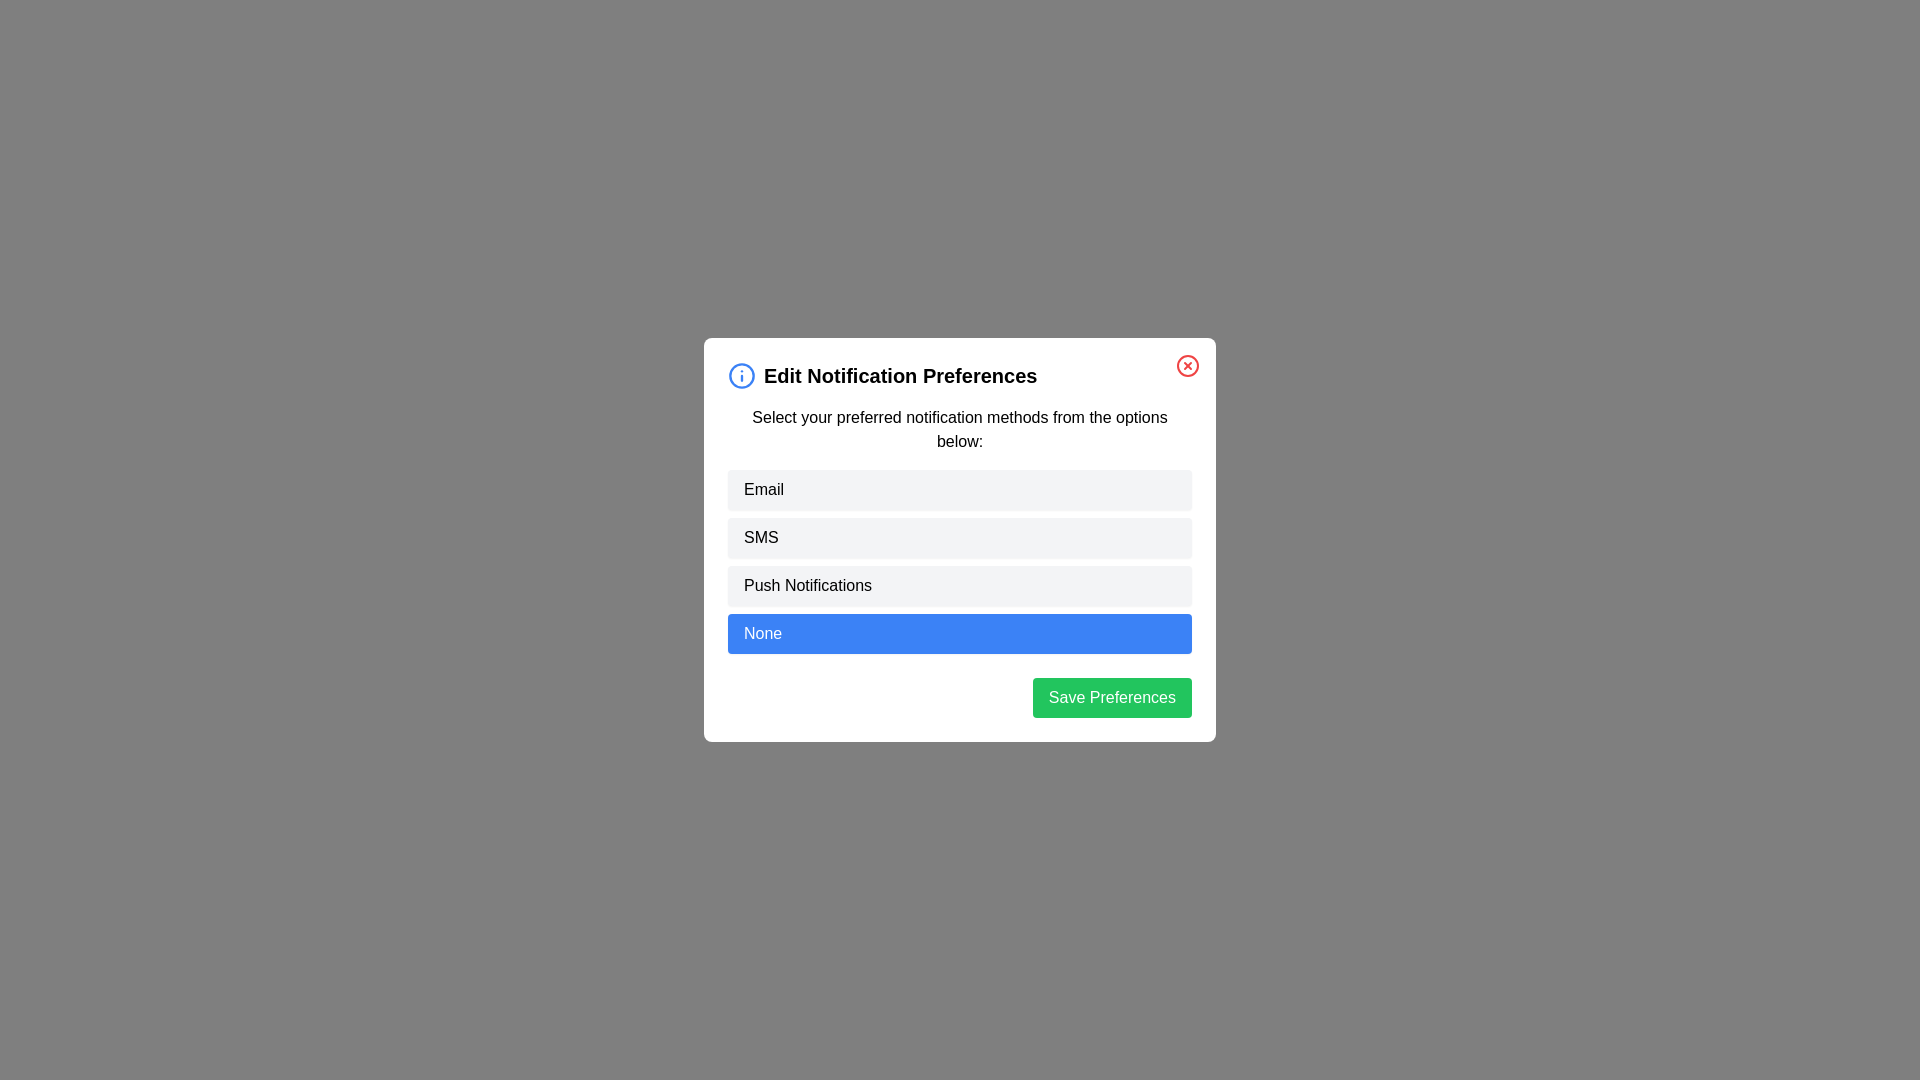 This screenshot has height=1080, width=1920. Describe the element at coordinates (960, 489) in the screenshot. I see `the option Email from the list by clicking on it` at that location.